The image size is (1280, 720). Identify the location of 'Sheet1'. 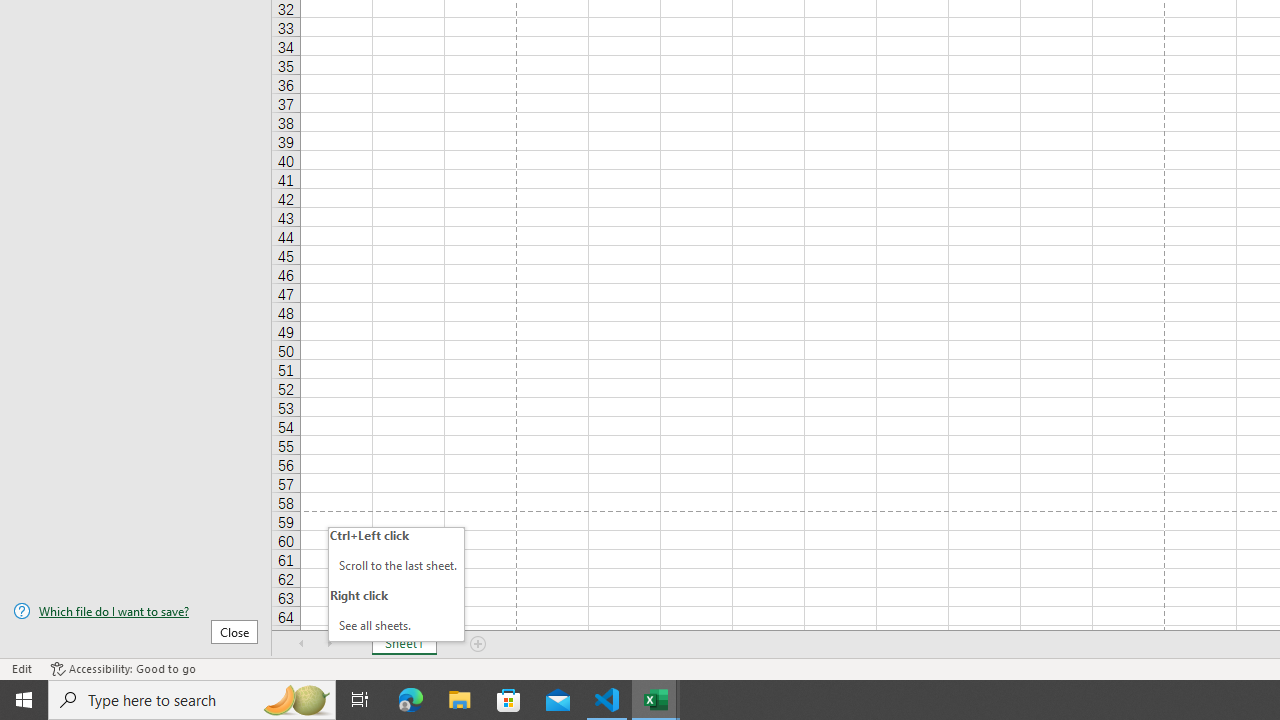
(403, 644).